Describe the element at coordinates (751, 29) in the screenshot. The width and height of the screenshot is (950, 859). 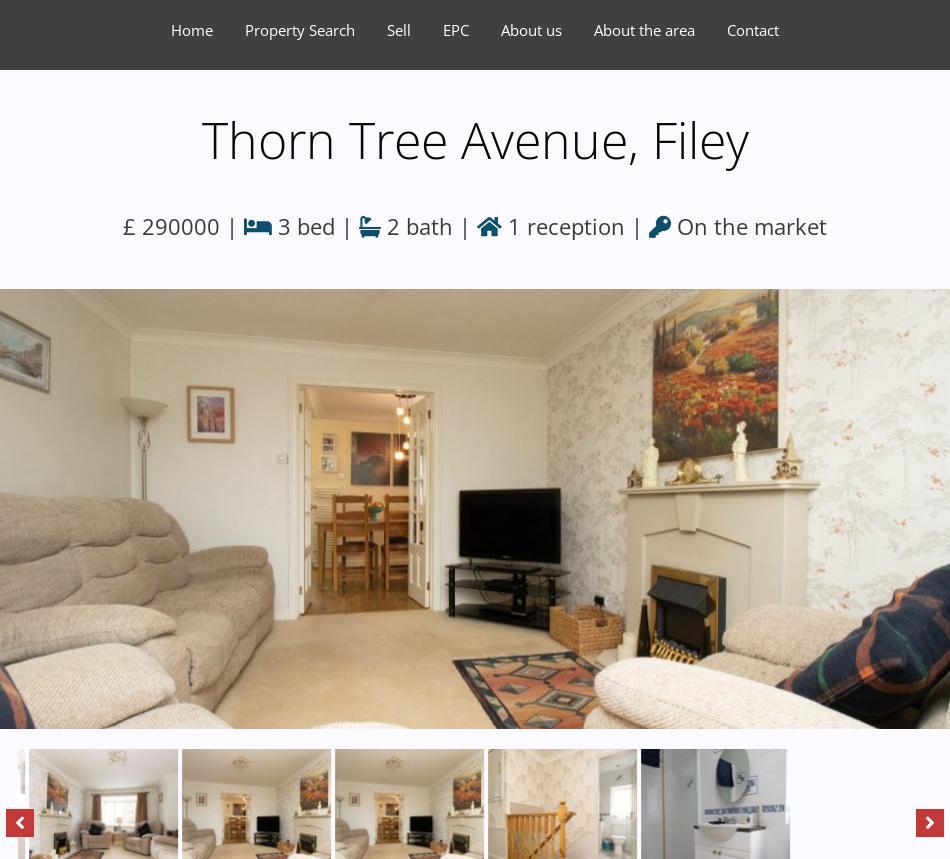
I see `'Contact'` at that location.